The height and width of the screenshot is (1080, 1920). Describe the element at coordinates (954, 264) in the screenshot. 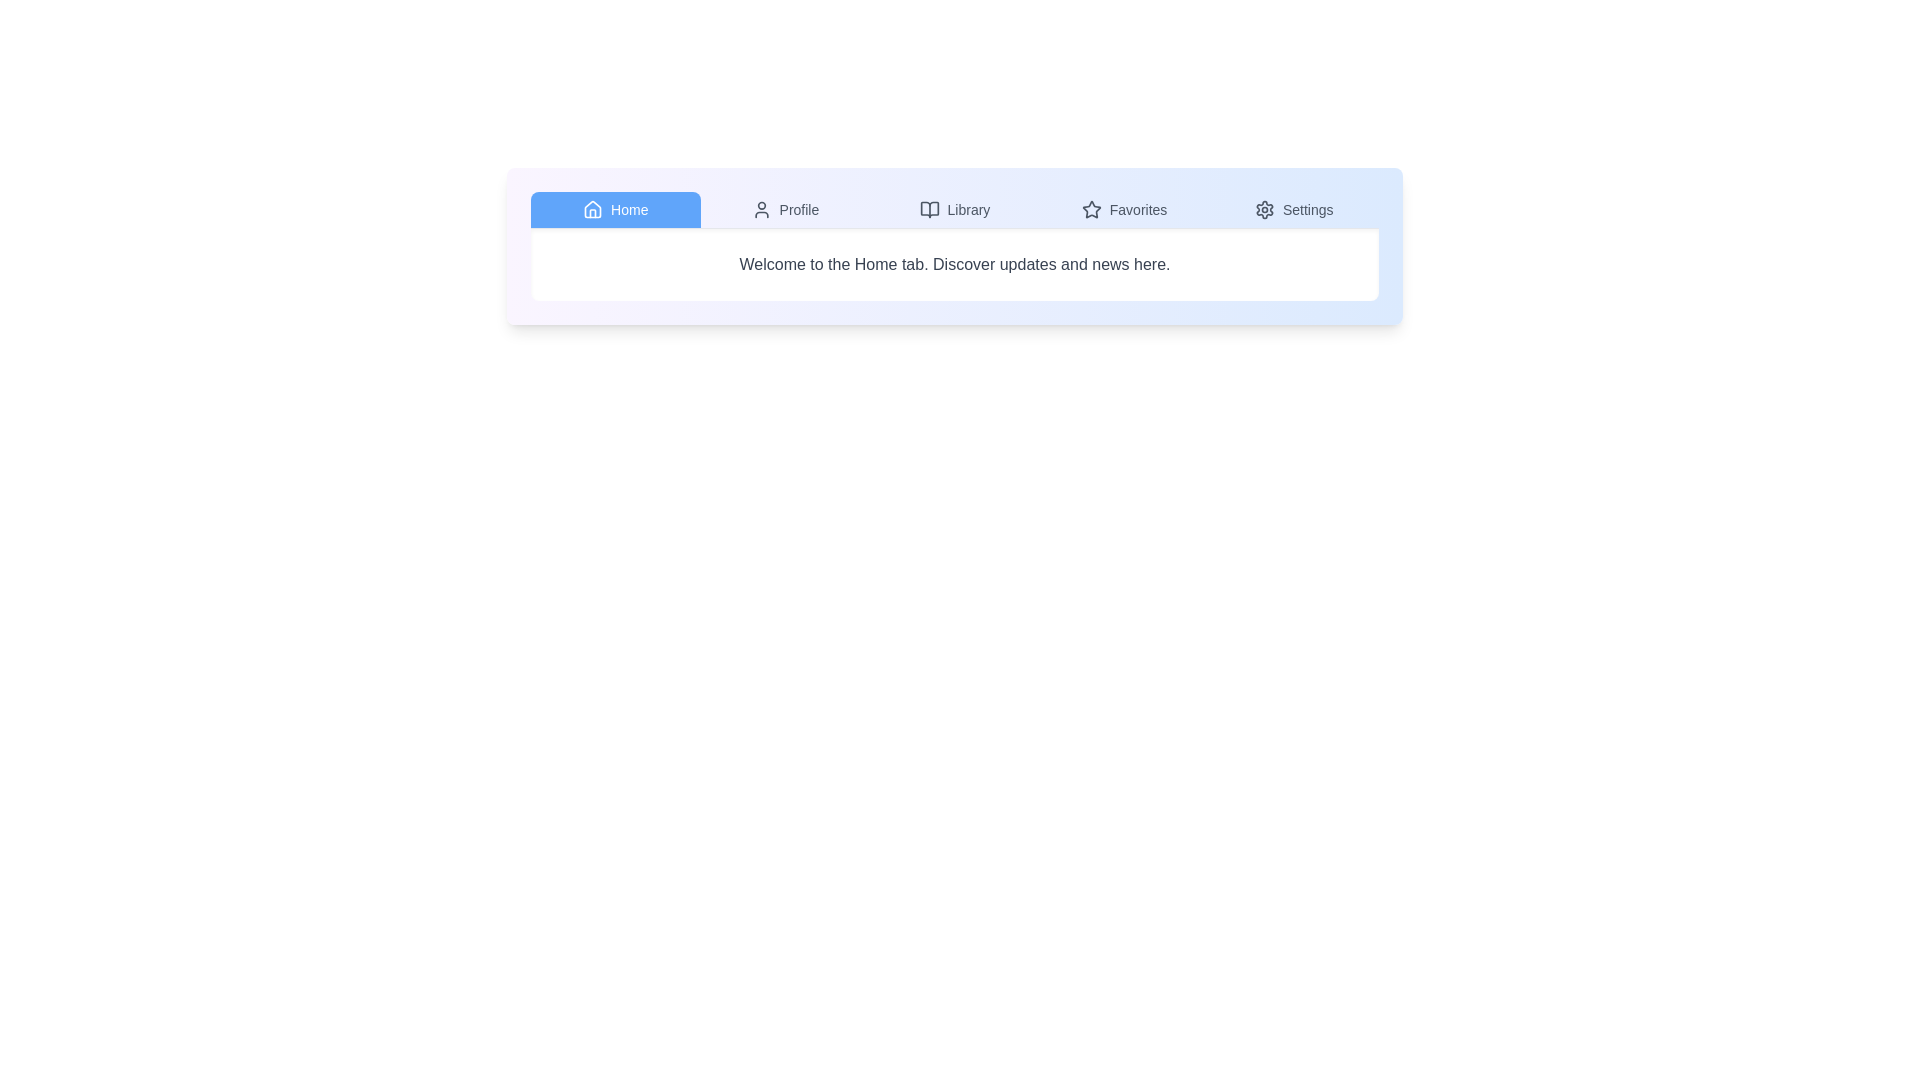

I see `the static text label that reads 'Welcome to the Home tab. Discover updates and news here.' which is centrally aligned within a white background area below the navigation bar` at that location.